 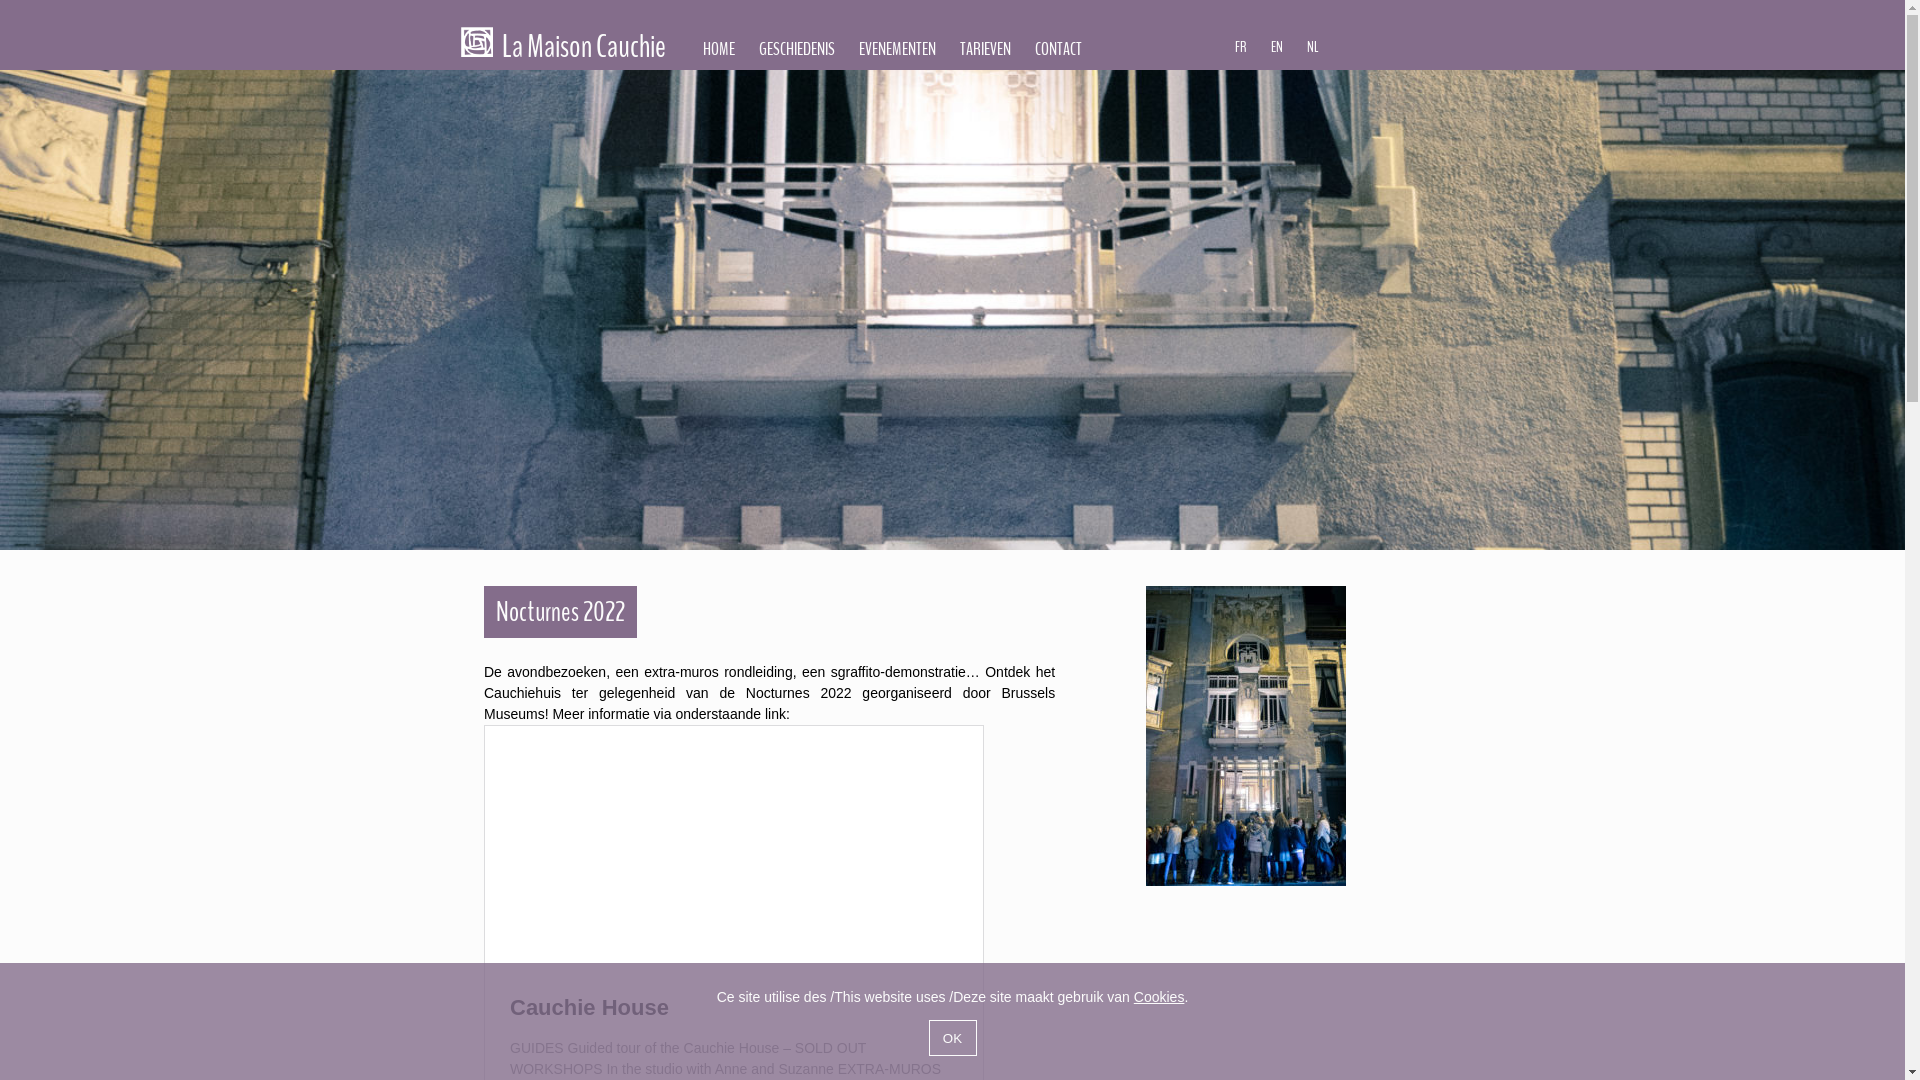 I want to click on 'La Maison Cauchie', so click(x=475, y=42).